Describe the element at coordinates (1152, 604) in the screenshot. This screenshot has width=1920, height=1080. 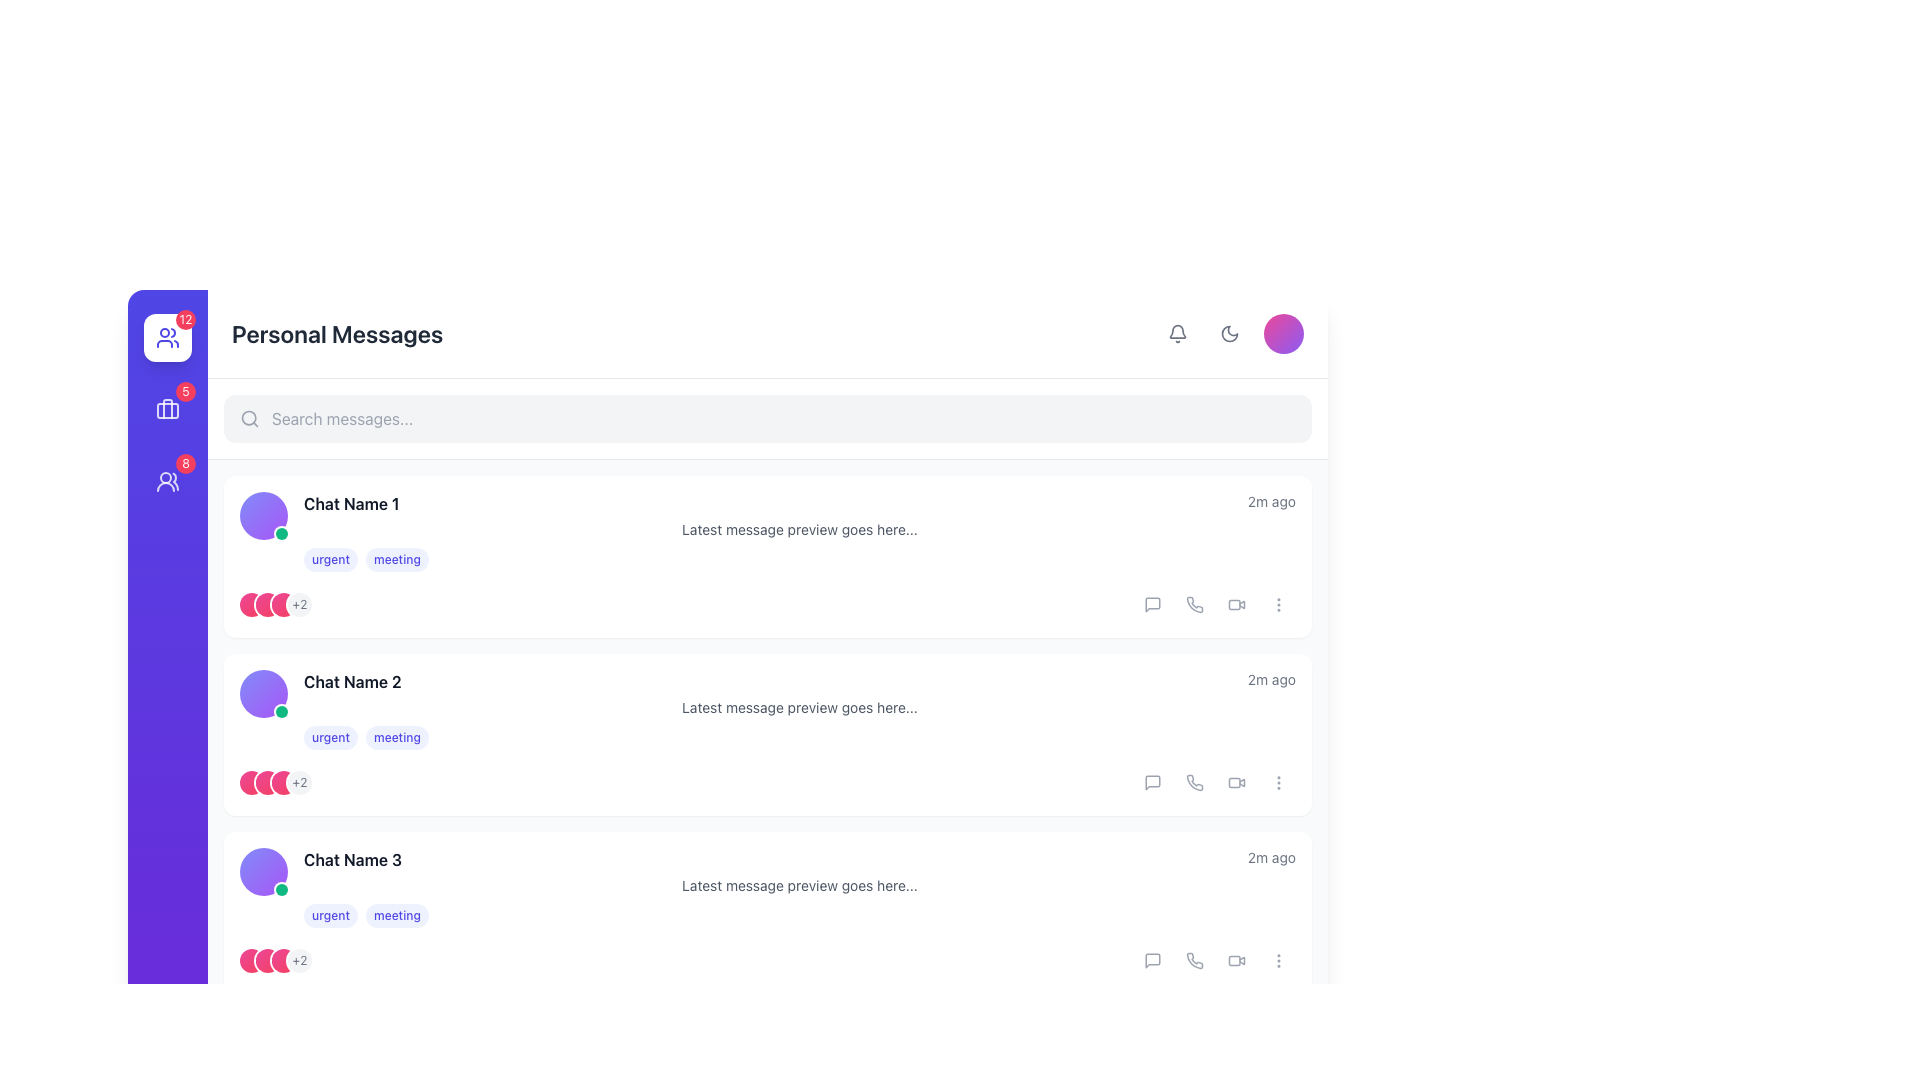
I see `the message icon located in the top-right area of the chat list section` at that location.